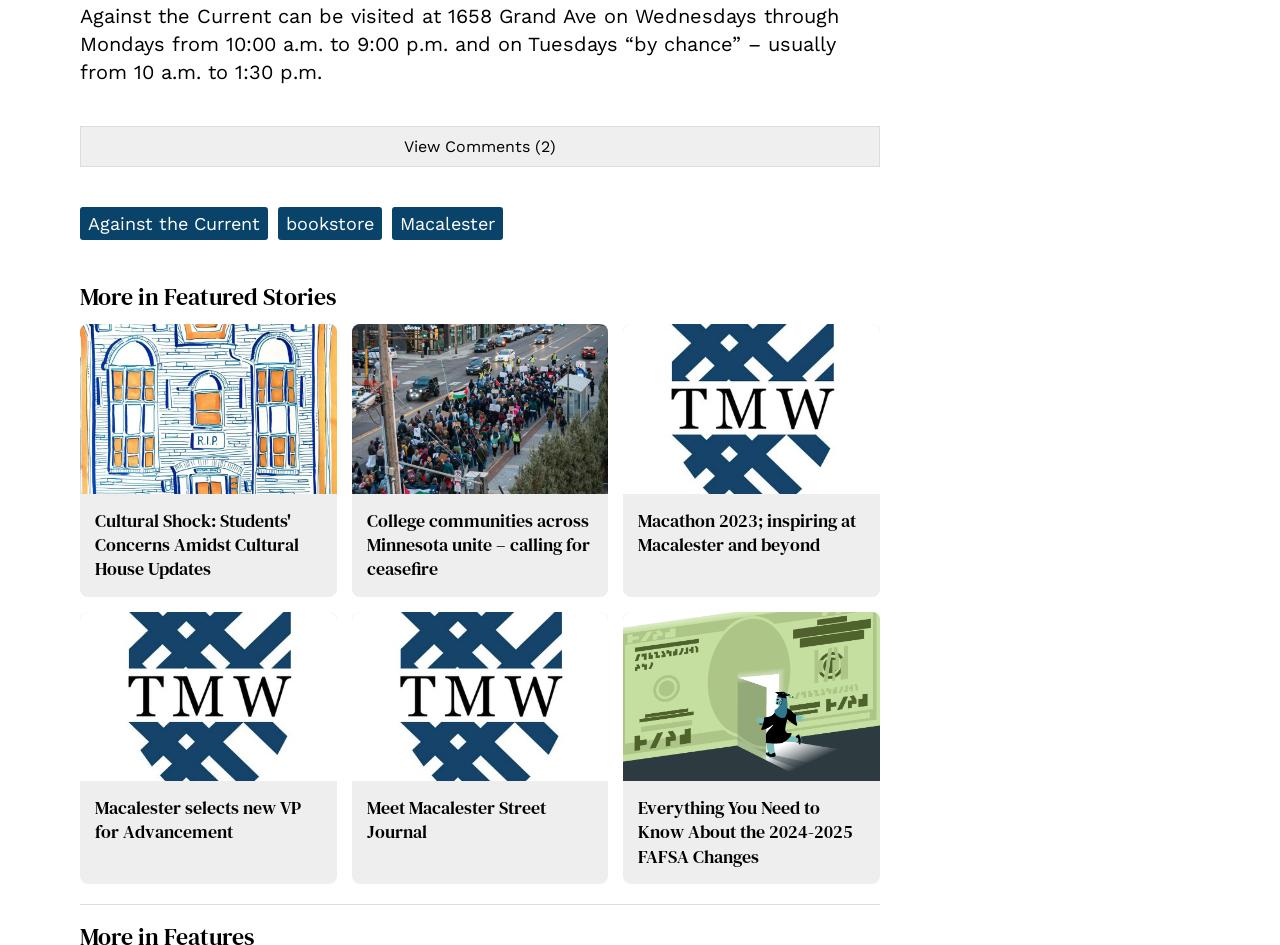  What do you see at coordinates (454, 819) in the screenshot?
I see `'Meet Macalester Street Journal'` at bounding box center [454, 819].